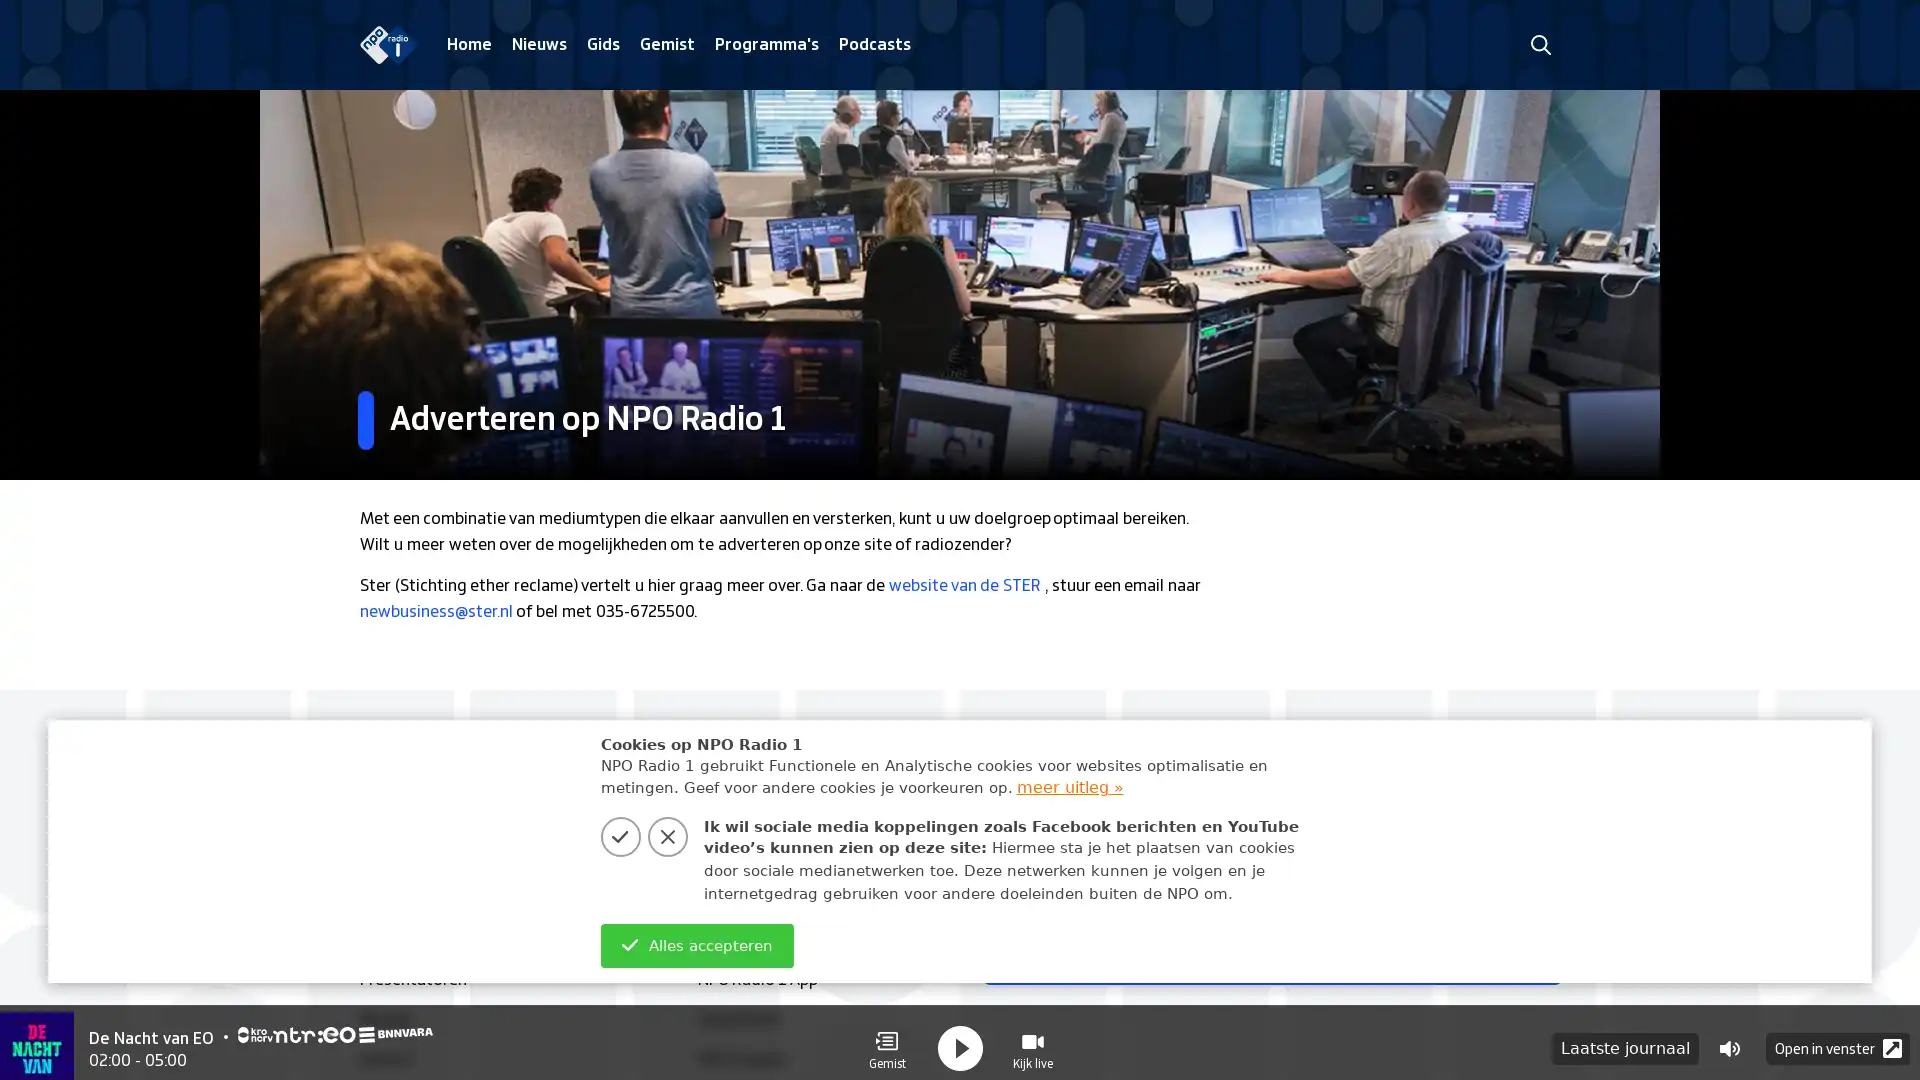 The height and width of the screenshot is (1080, 1920). Describe the element at coordinates (1032, 1036) in the screenshot. I see `Visual Radio Kijk live` at that location.